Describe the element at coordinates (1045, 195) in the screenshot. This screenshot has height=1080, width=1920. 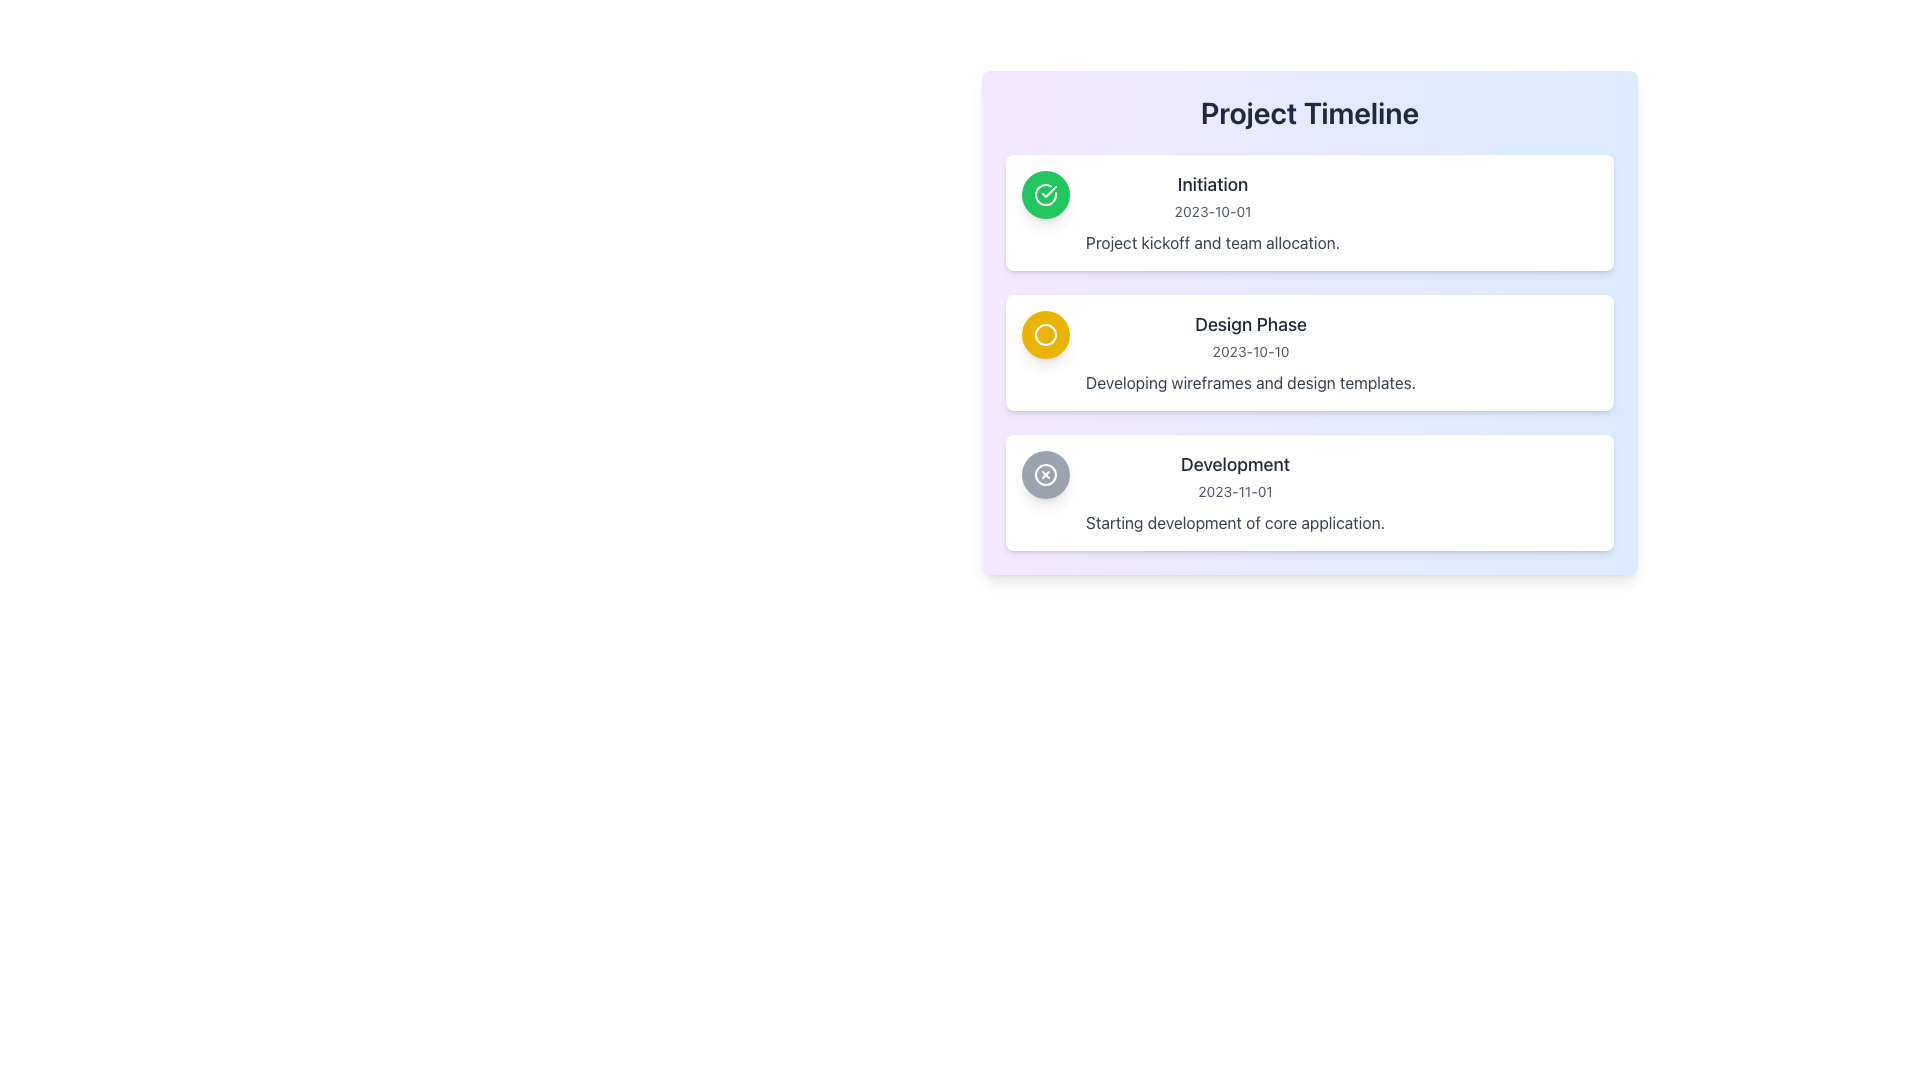
I see `the status icon indicating the completion or initiation of the 'Initiation' phase in the Project Timeline interface, located to the left of the text 'Initiation' and '2023-10-01'` at that location.